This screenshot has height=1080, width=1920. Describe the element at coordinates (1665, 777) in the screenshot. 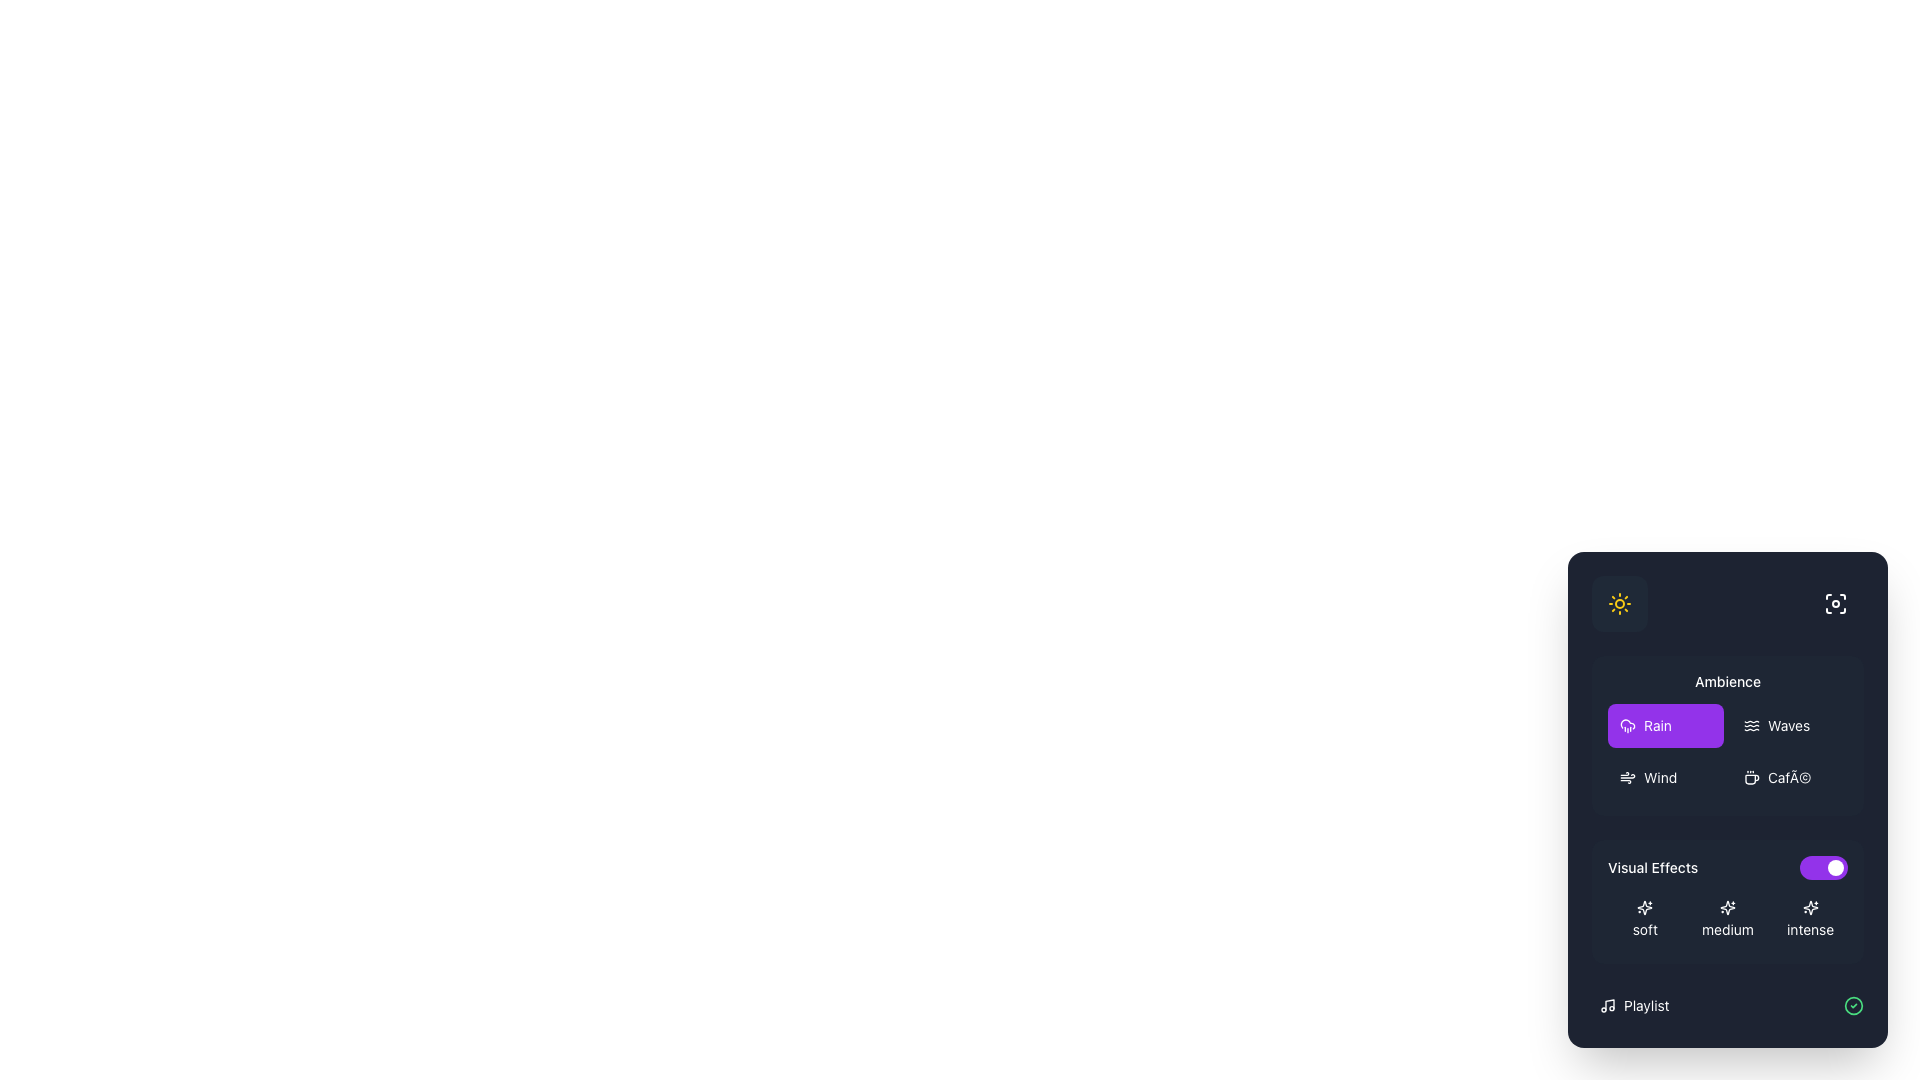

I see `the 'Wind' button in the 'Ambience' section, which features a flowing wind icon and light-gray text` at that location.